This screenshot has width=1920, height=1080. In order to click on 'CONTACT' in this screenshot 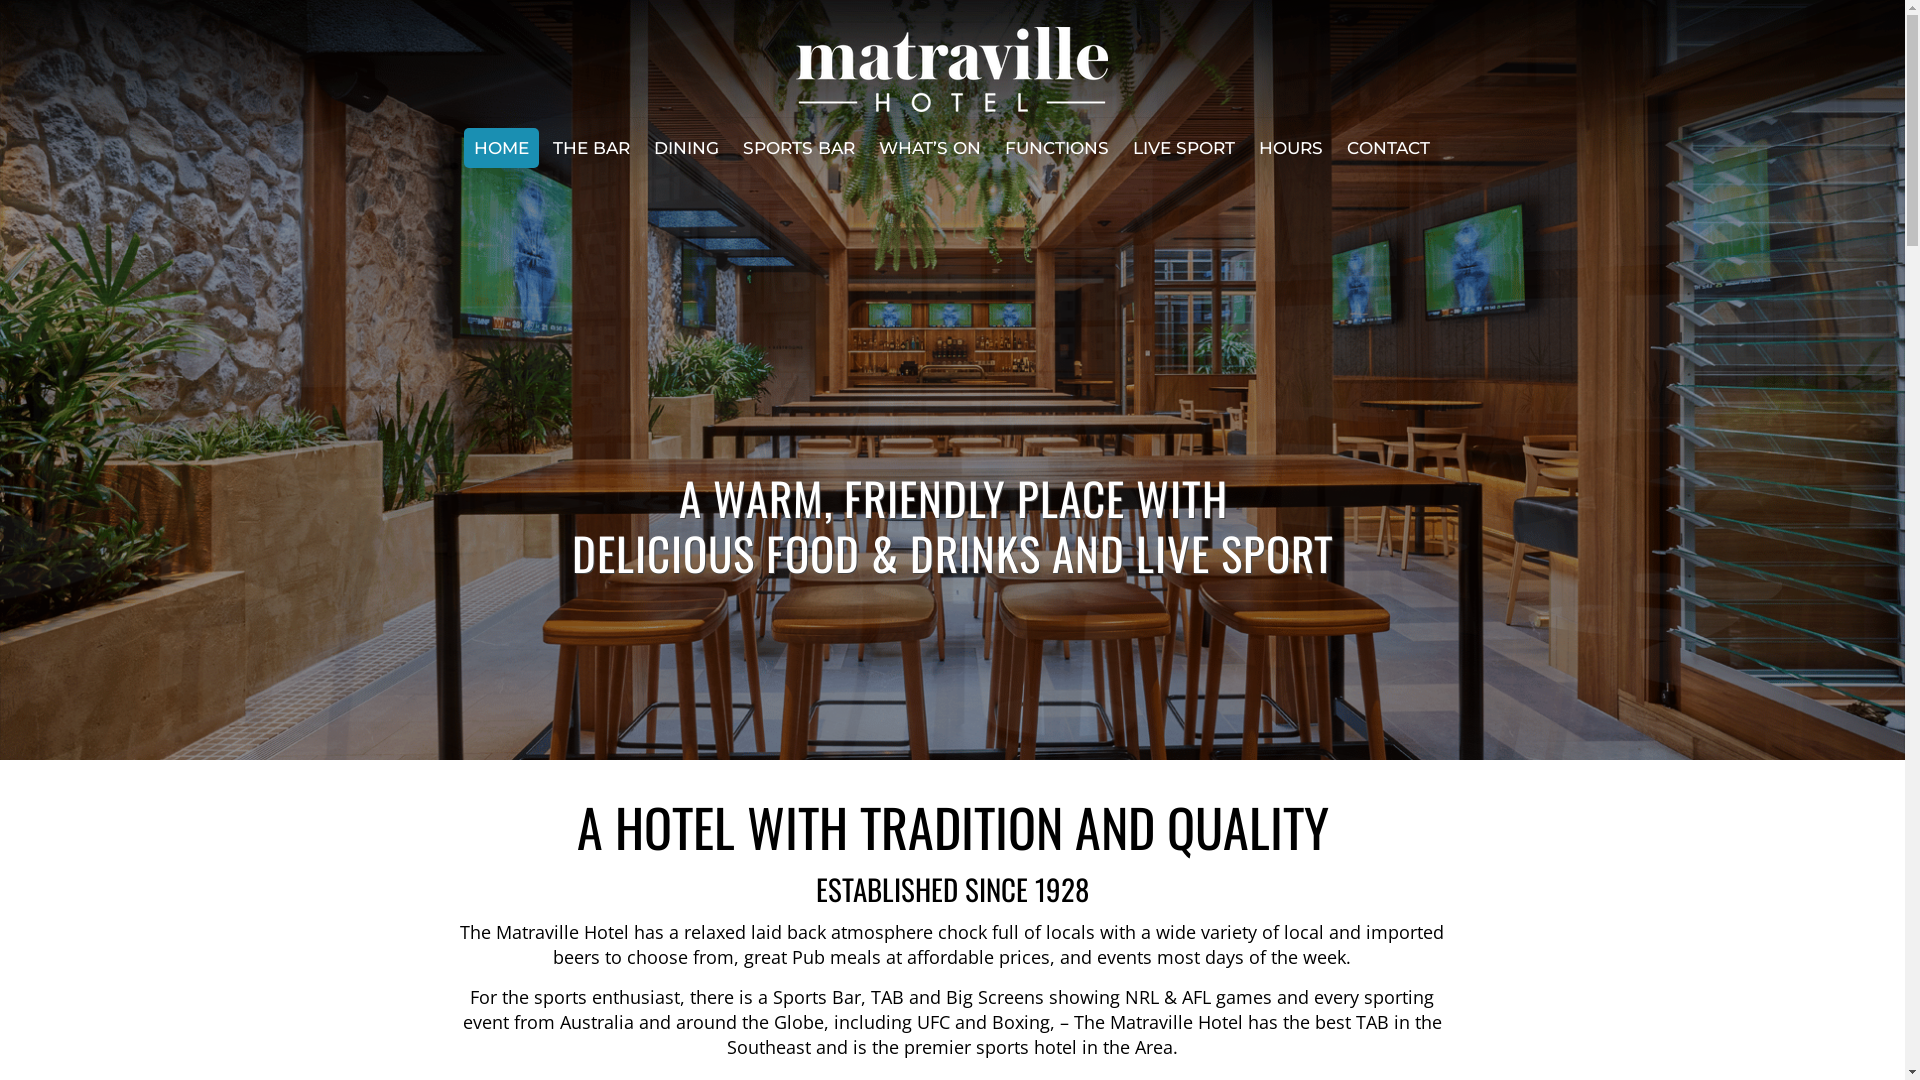, I will do `click(1387, 146)`.